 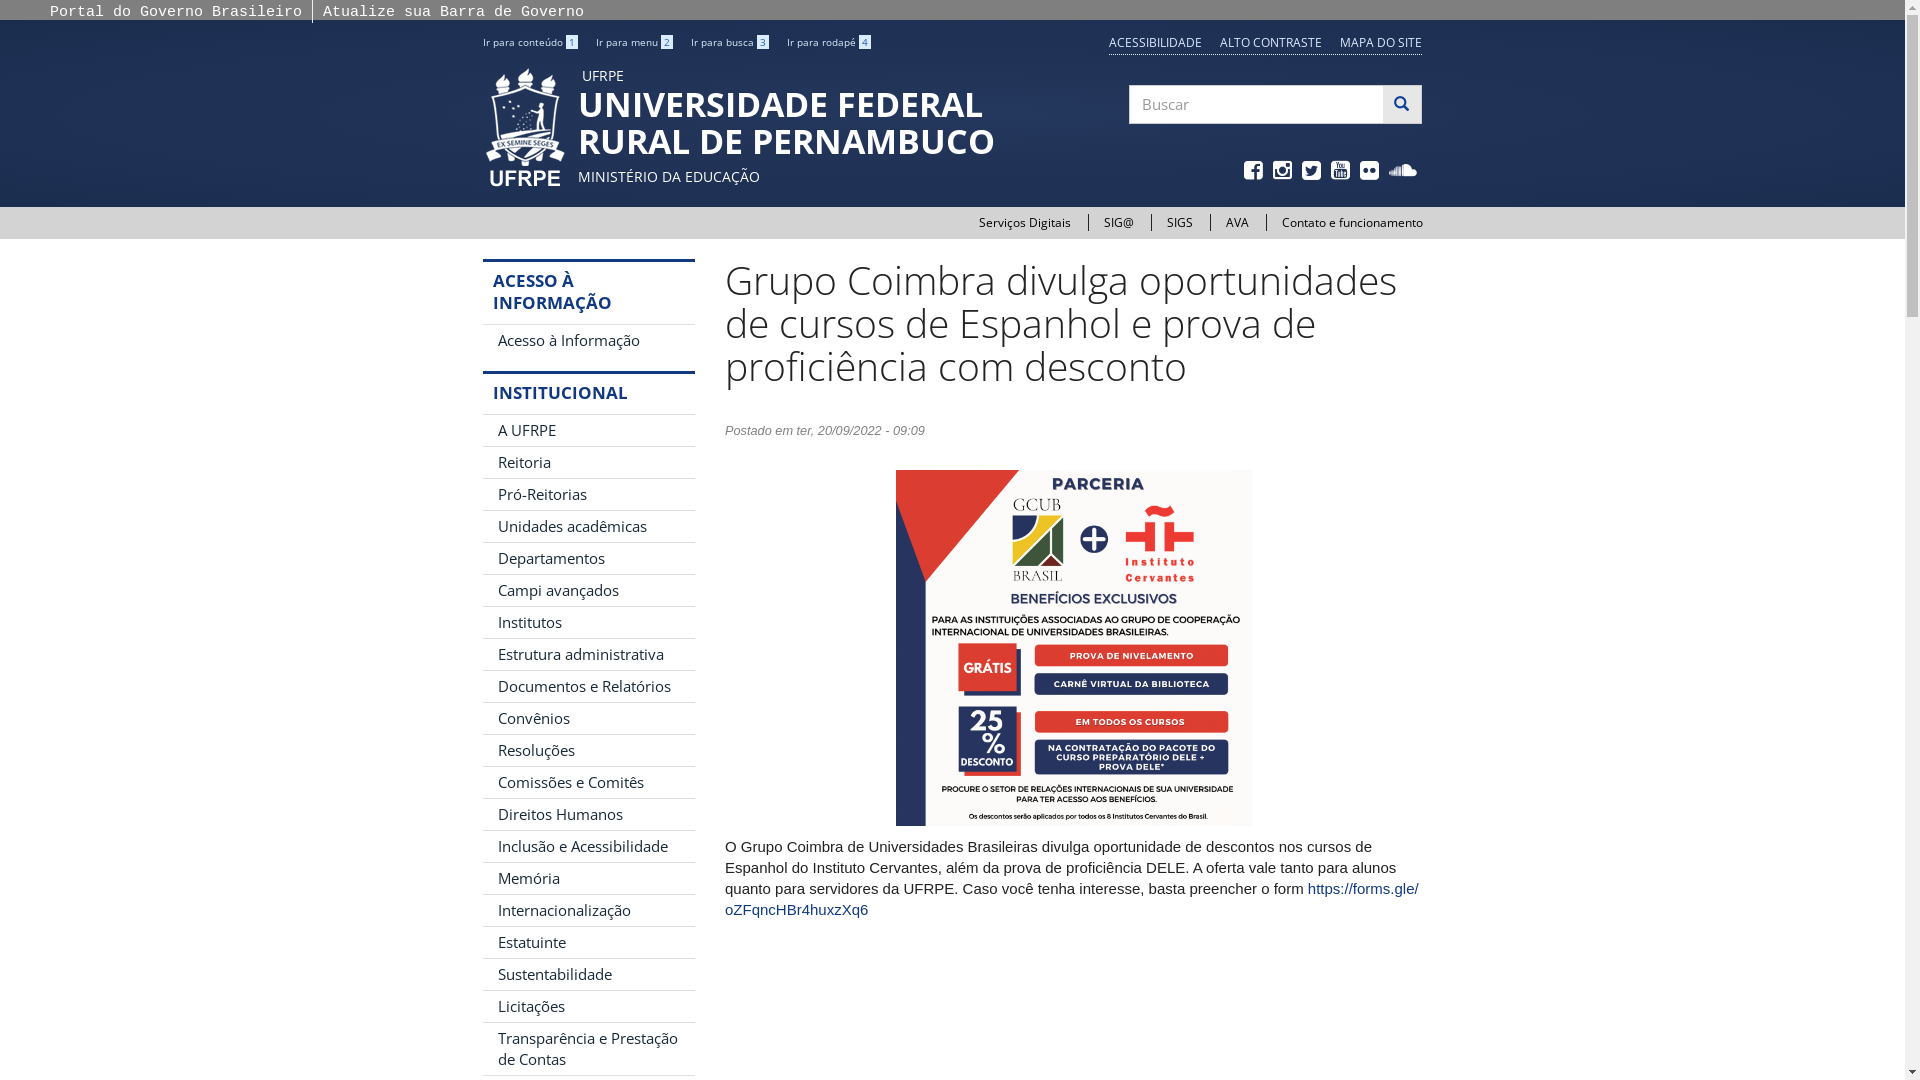 What do you see at coordinates (1313, 171) in the screenshot?
I see `' '` at bounding box center [1313, 171].